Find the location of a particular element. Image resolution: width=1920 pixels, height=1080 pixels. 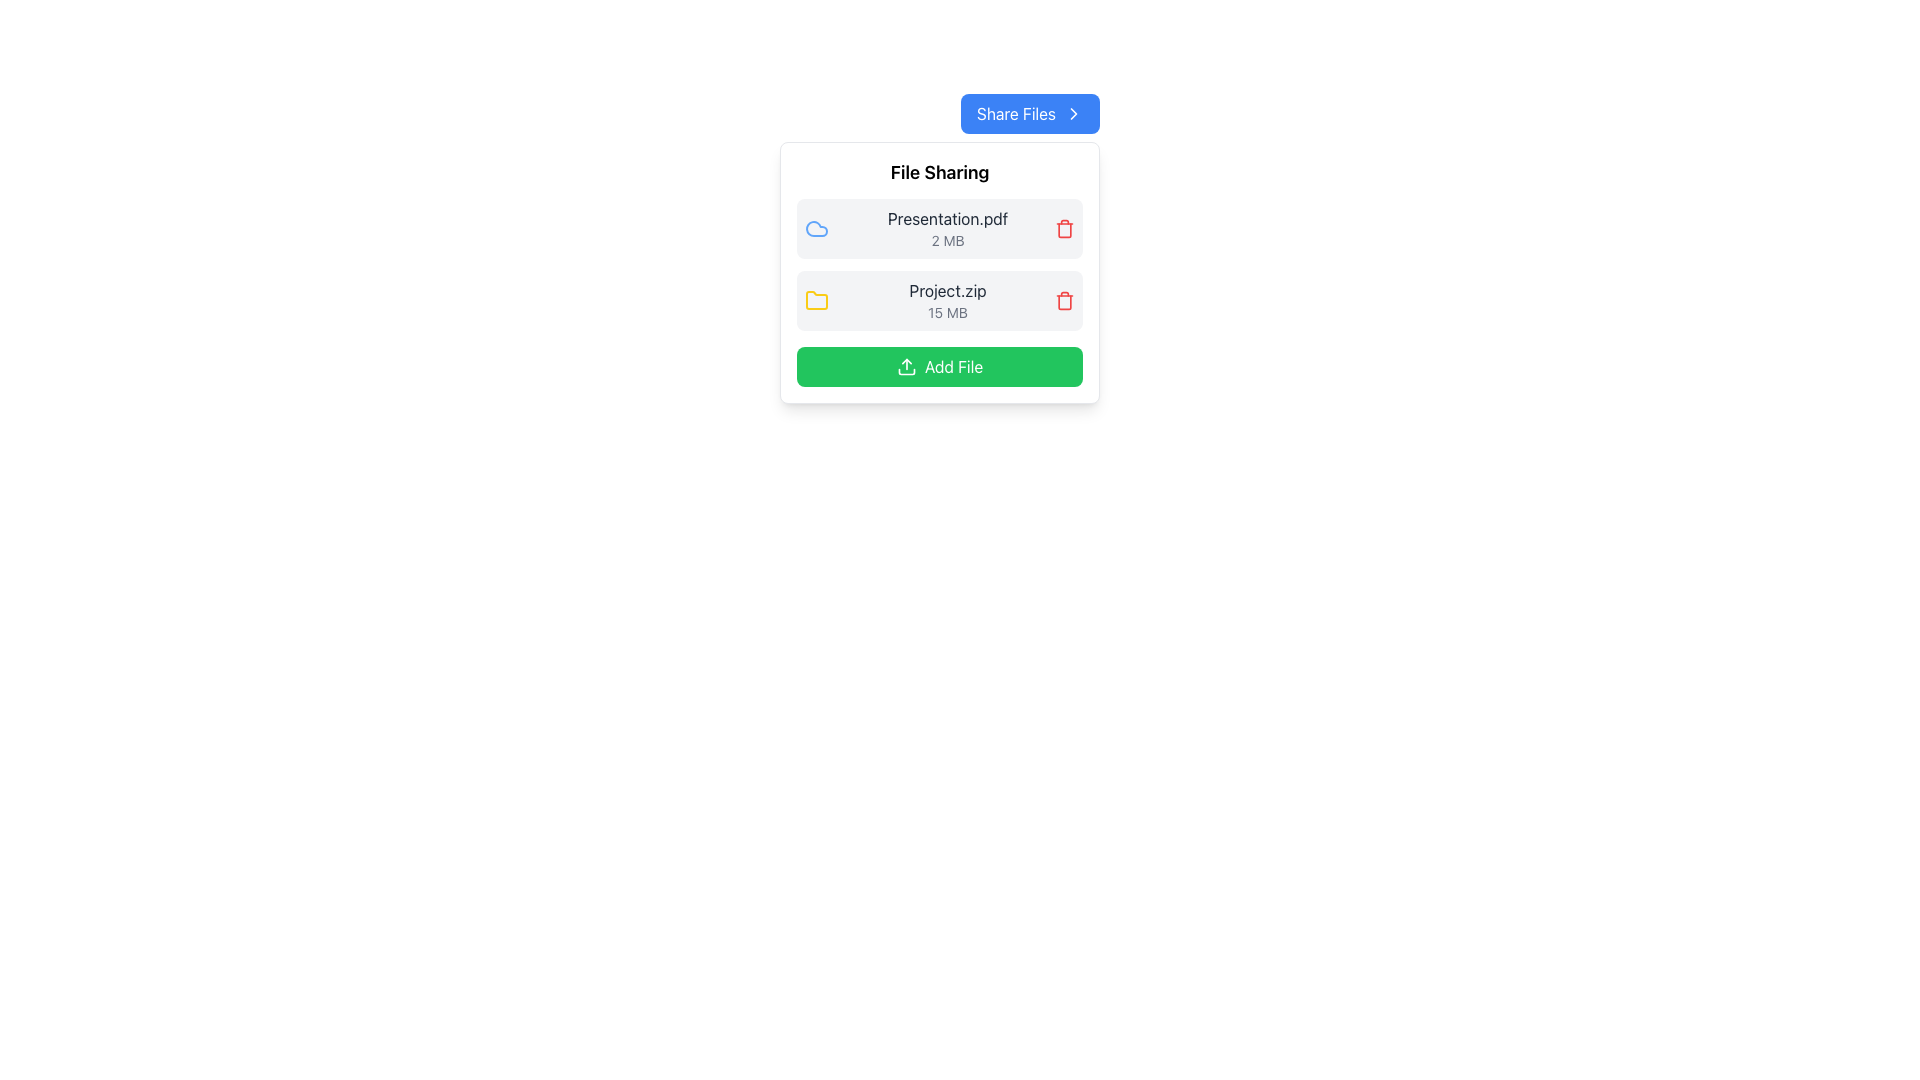

text of the Text Label representing a file entry in the file-sharing application, located above the red trash icon and to the right of the blue cloud icon is located at coordinates (947, 227).